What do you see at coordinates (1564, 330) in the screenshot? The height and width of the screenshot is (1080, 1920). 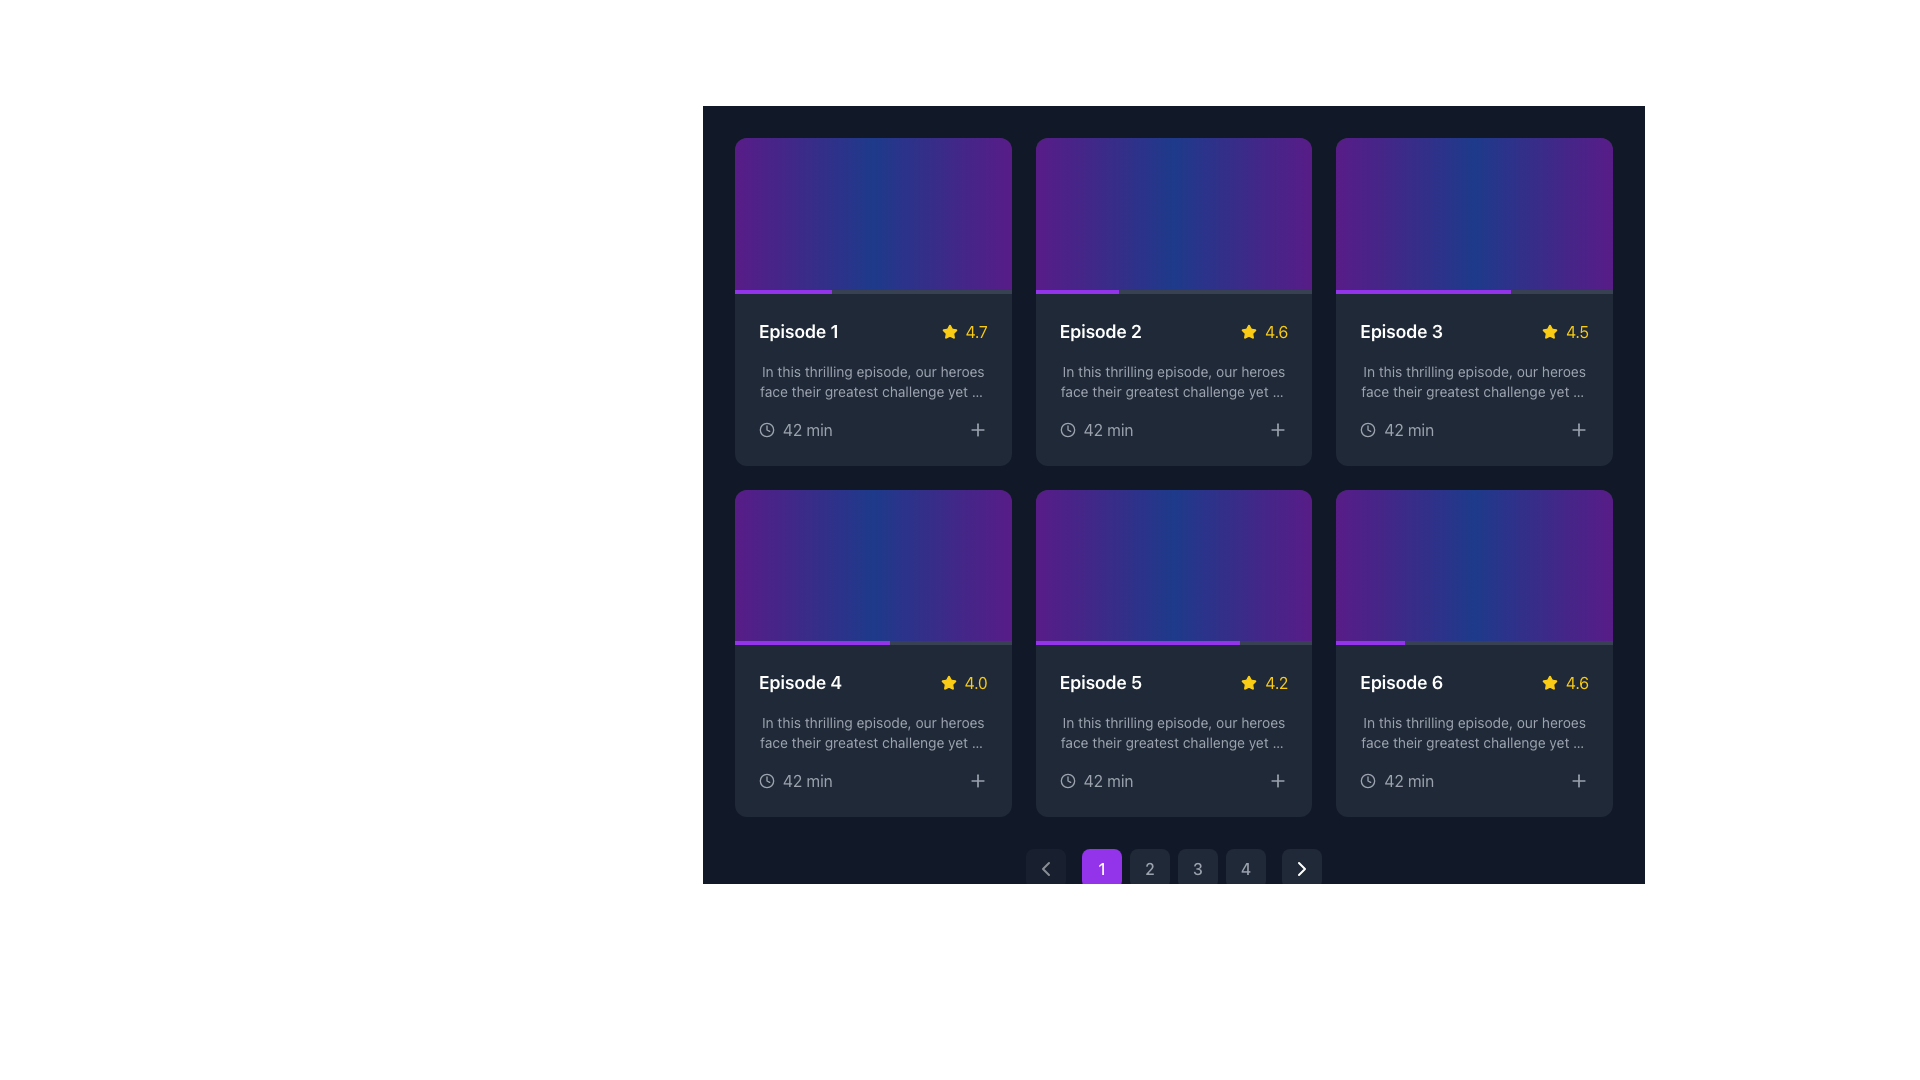 I see `the Rating Display element, which consists of a yellow star icon followed by the numerical text '4.5', located in the top-right corner of the 'Episode 3' card` at bounding box center [1564, 330].